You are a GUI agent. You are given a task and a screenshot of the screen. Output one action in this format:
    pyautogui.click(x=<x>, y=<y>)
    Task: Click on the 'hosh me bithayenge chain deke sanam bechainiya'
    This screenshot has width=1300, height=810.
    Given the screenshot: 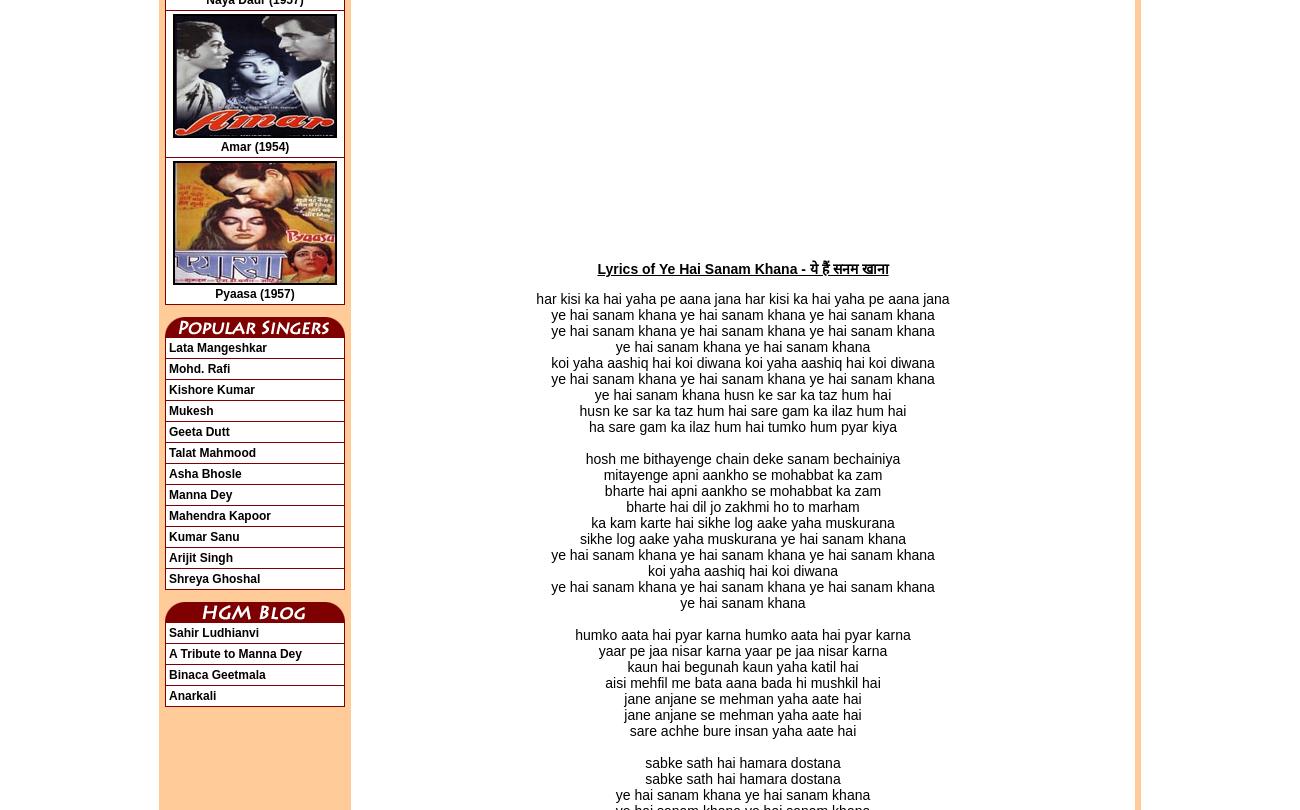 What is the action you would take?
    pyautogui.click(x=742, y=459)
    